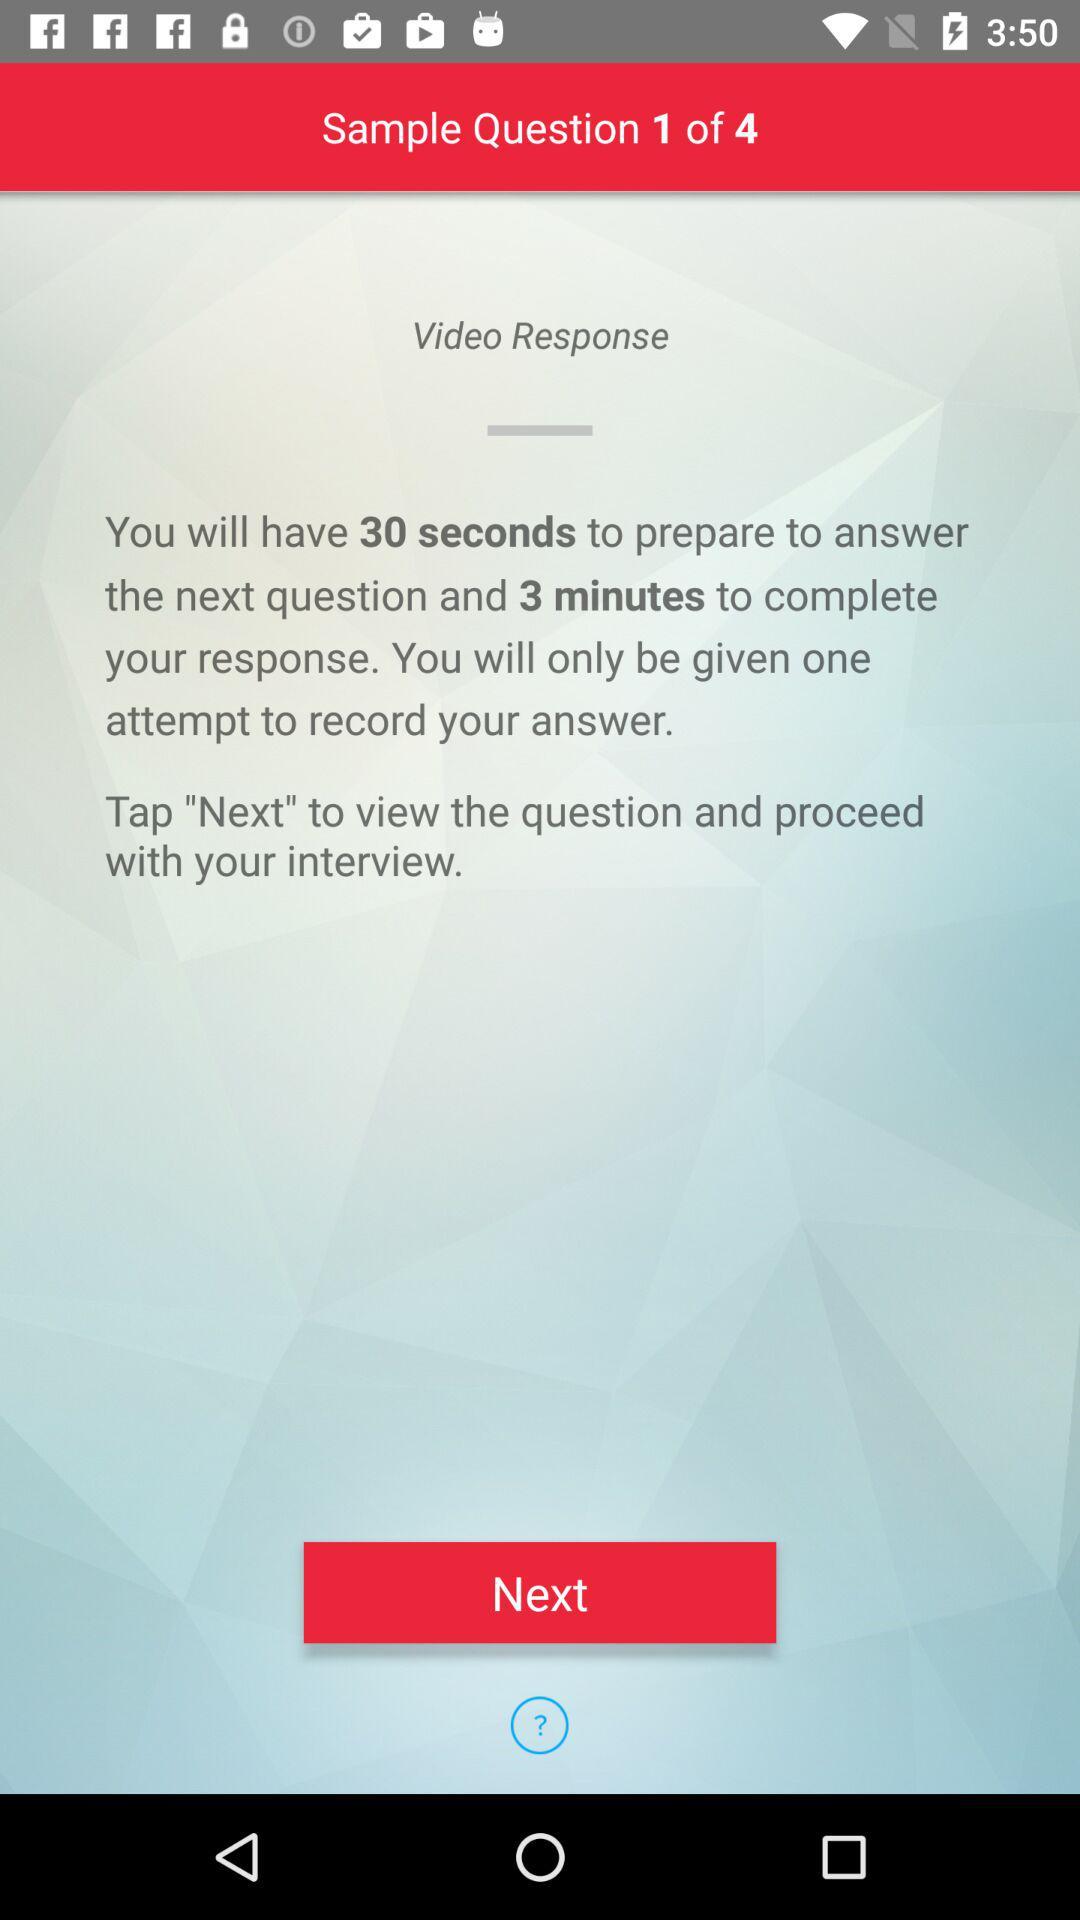 The height and width of the screenshot is (1920, 1080). I want to click on the help icon, so click(538, 1724).